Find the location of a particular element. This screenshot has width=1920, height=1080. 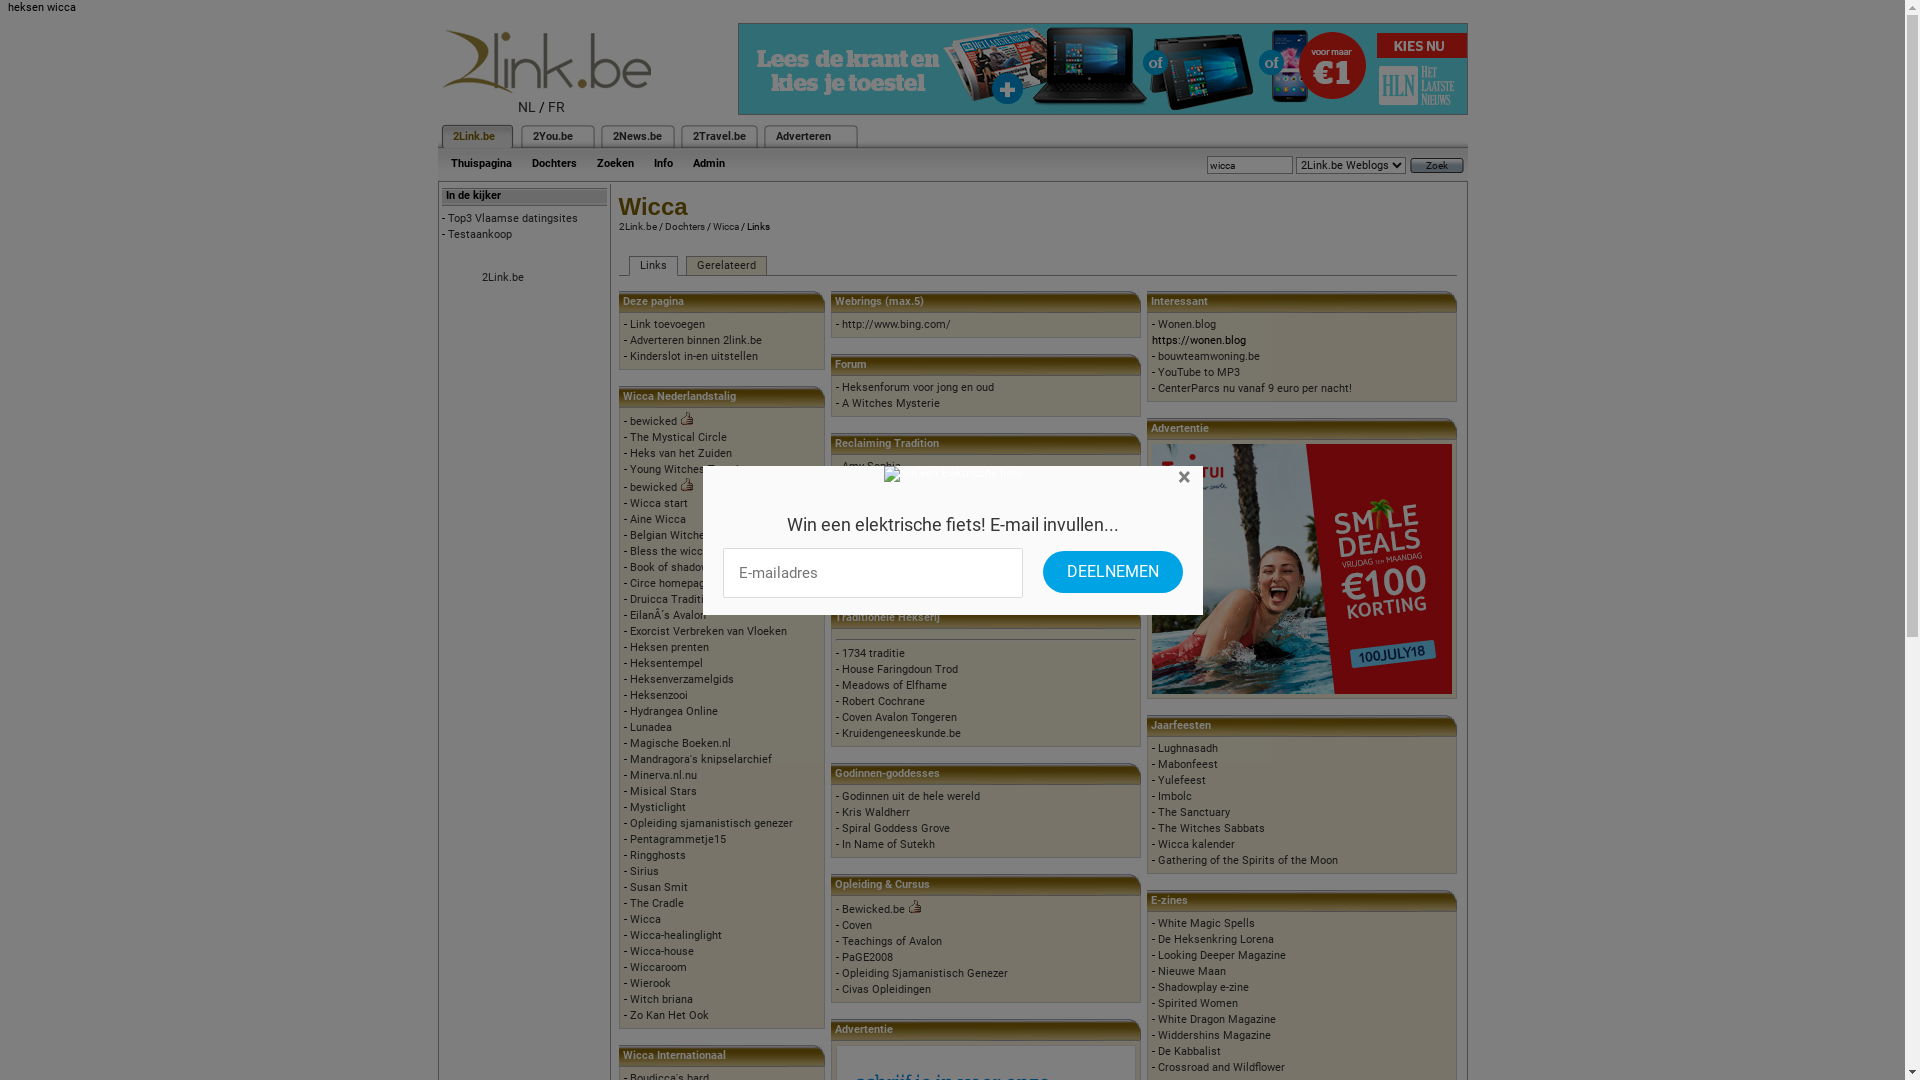

'In Name of Sutekh' is located at coordinates (887, 844).